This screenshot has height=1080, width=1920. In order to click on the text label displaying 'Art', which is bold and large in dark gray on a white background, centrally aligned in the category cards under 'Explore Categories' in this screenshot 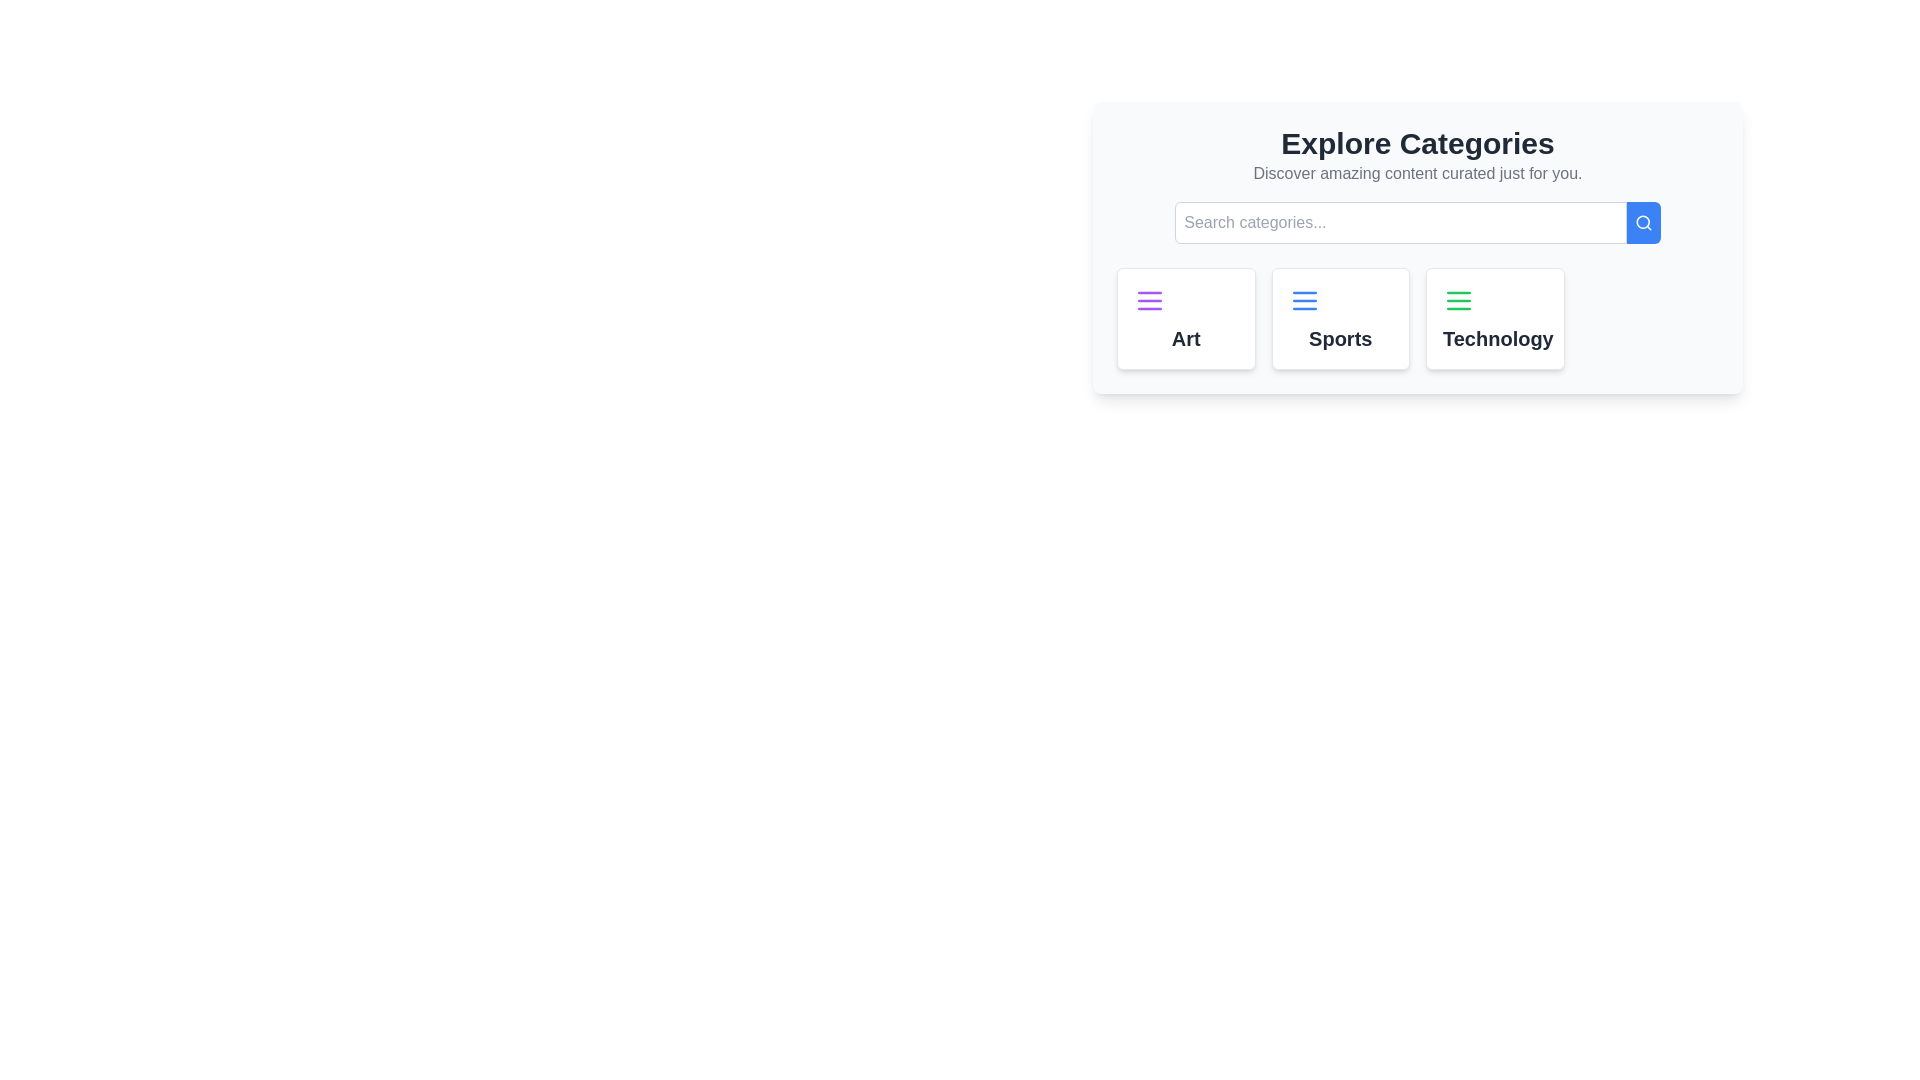, I will do `click(1186, 338)`.